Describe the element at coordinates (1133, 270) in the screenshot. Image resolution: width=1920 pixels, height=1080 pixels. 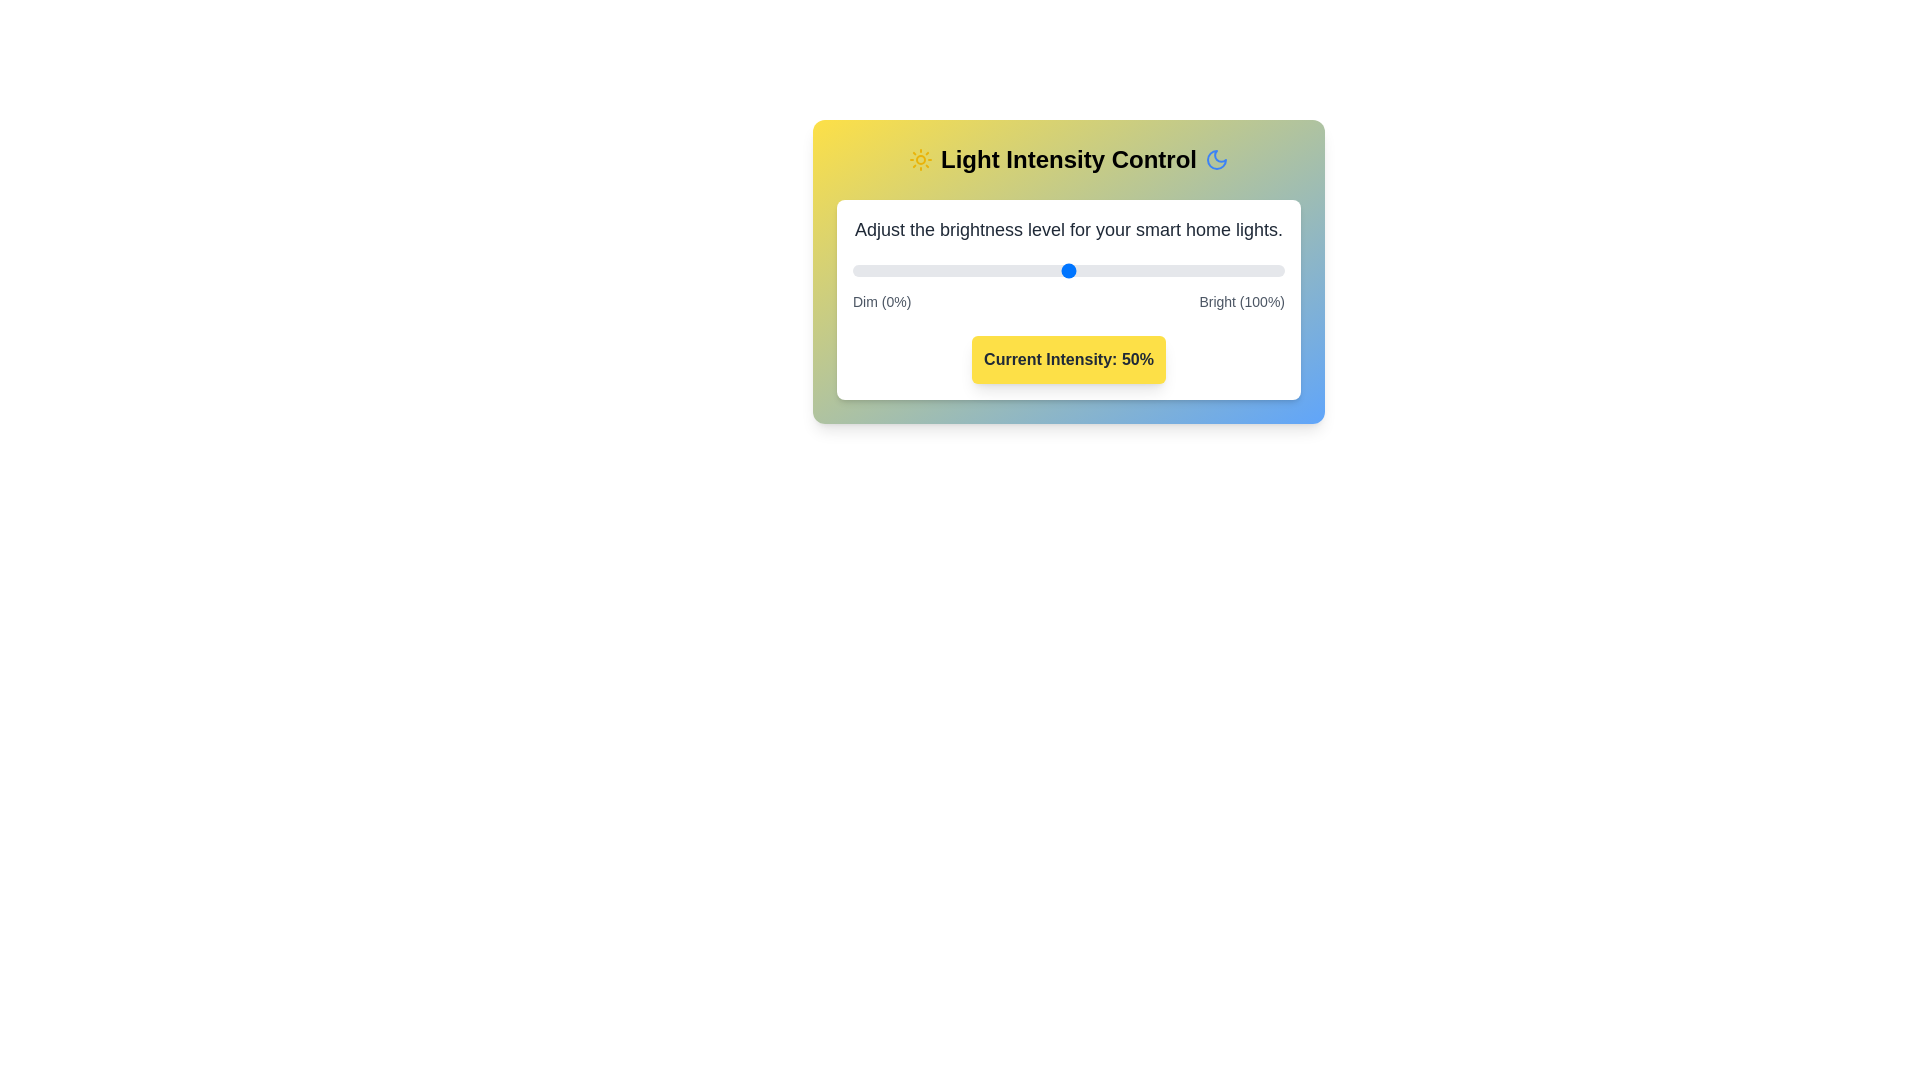
I see `the light intensity to 65% by moving the slider` at that location.